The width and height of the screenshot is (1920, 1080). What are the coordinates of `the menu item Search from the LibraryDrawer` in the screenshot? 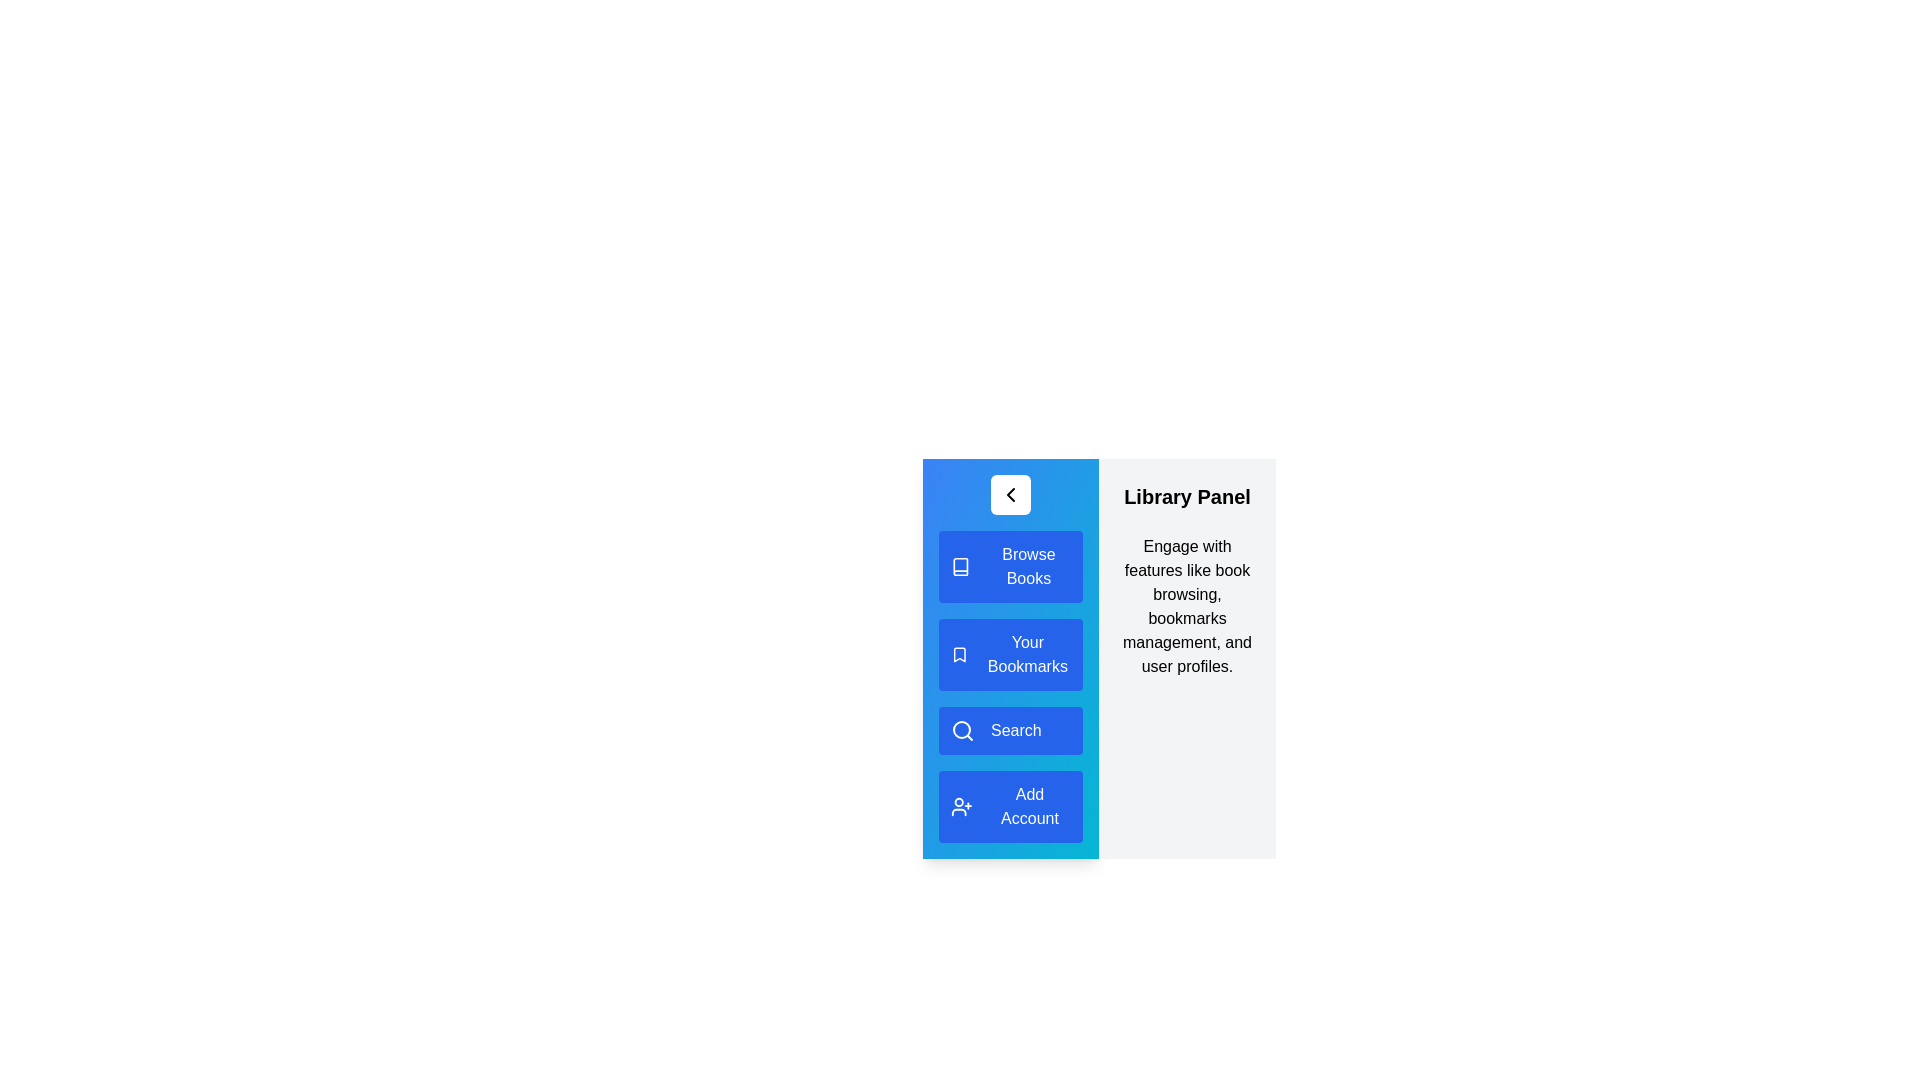 It's located at (1011, 731).